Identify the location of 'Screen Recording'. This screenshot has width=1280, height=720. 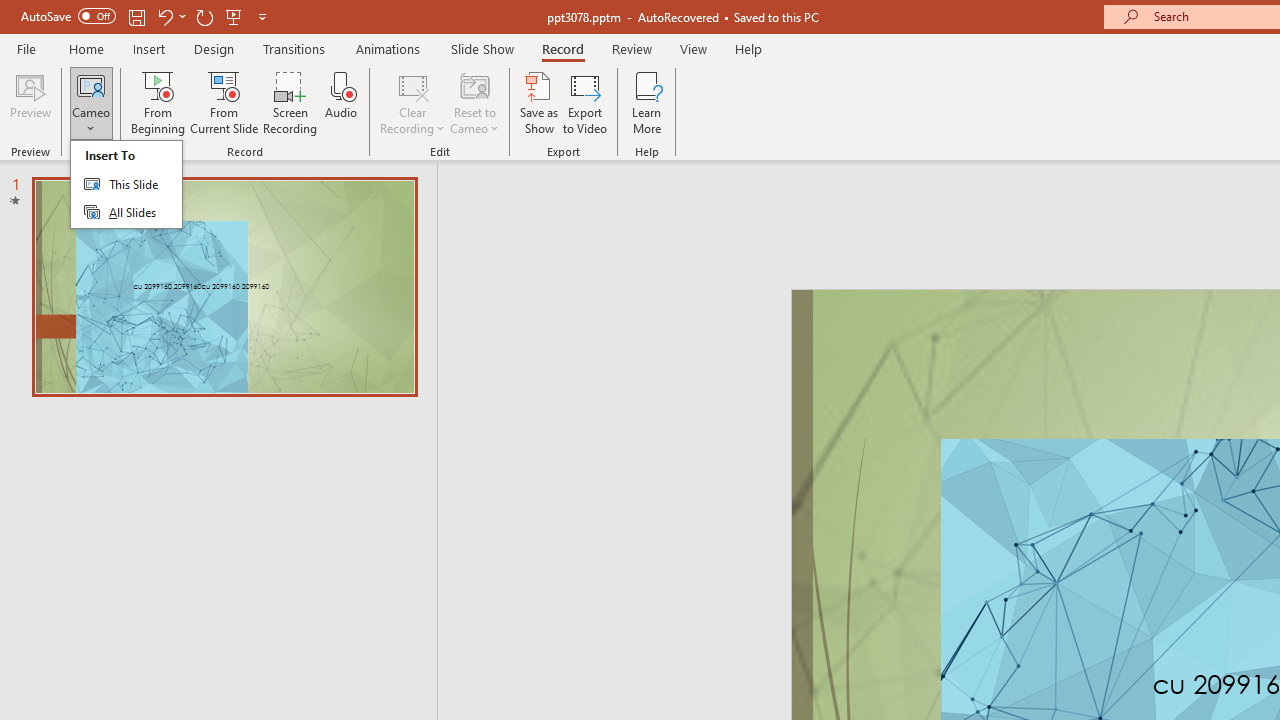
(289, 103).